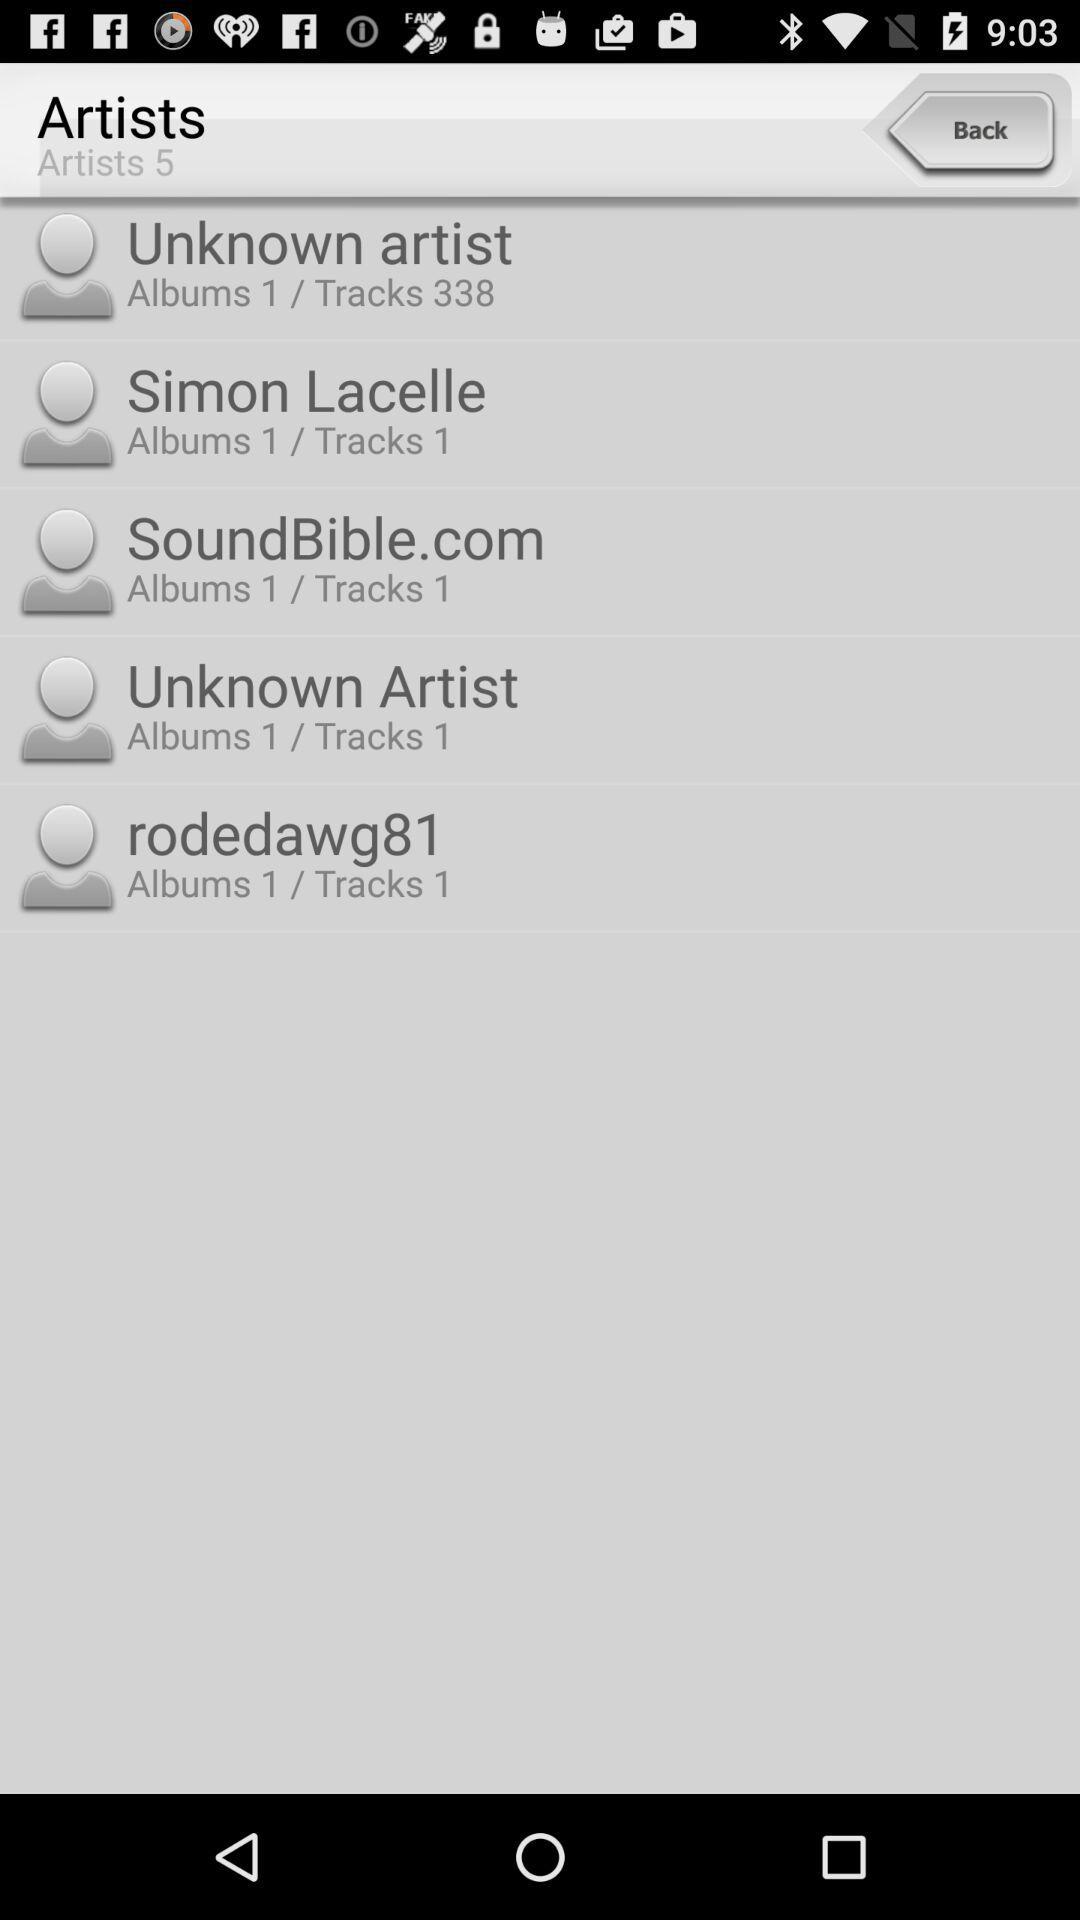 This screenshot has width=1080, height=1920. What do you see at coordinates (598, 832) in the screenshot?
I see `the rodedawg81 icon` at bounding box center [598, 832].